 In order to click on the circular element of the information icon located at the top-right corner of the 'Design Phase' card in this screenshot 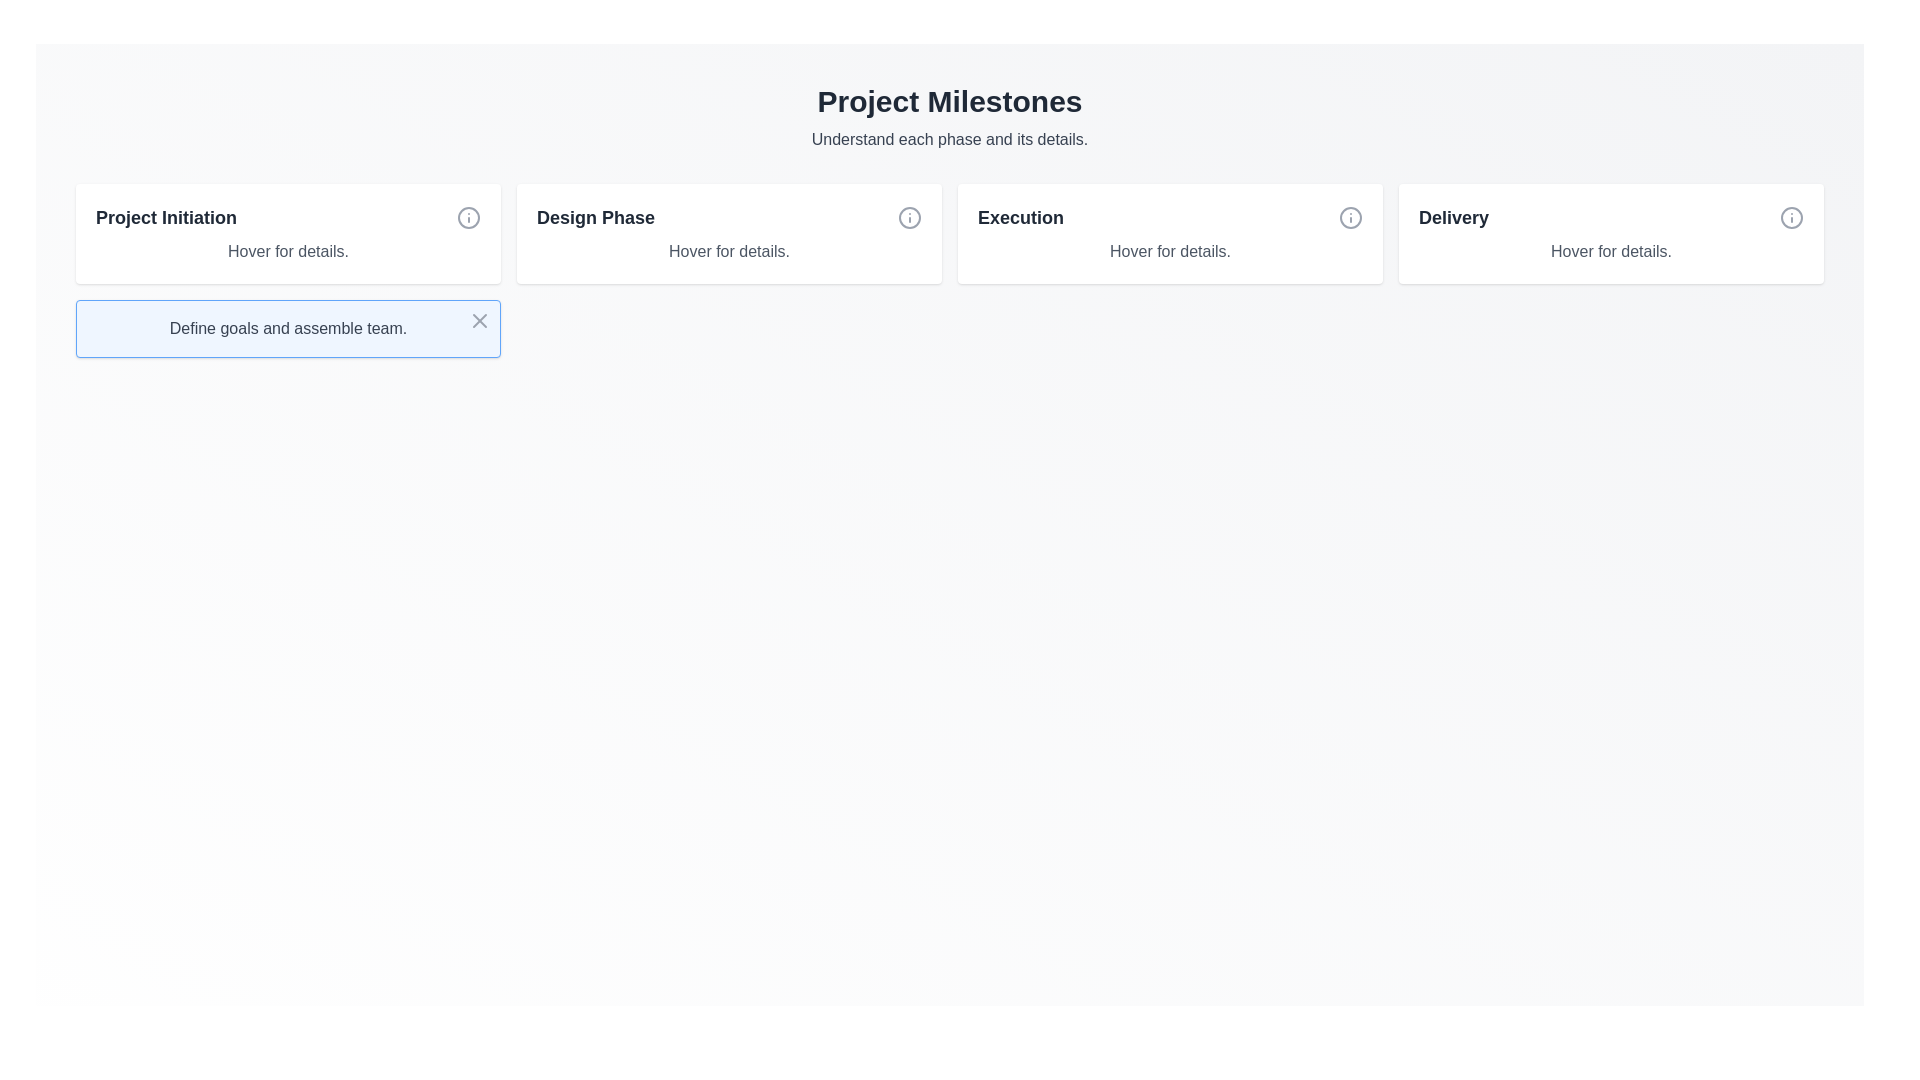, I will do `click(909, 218)`.